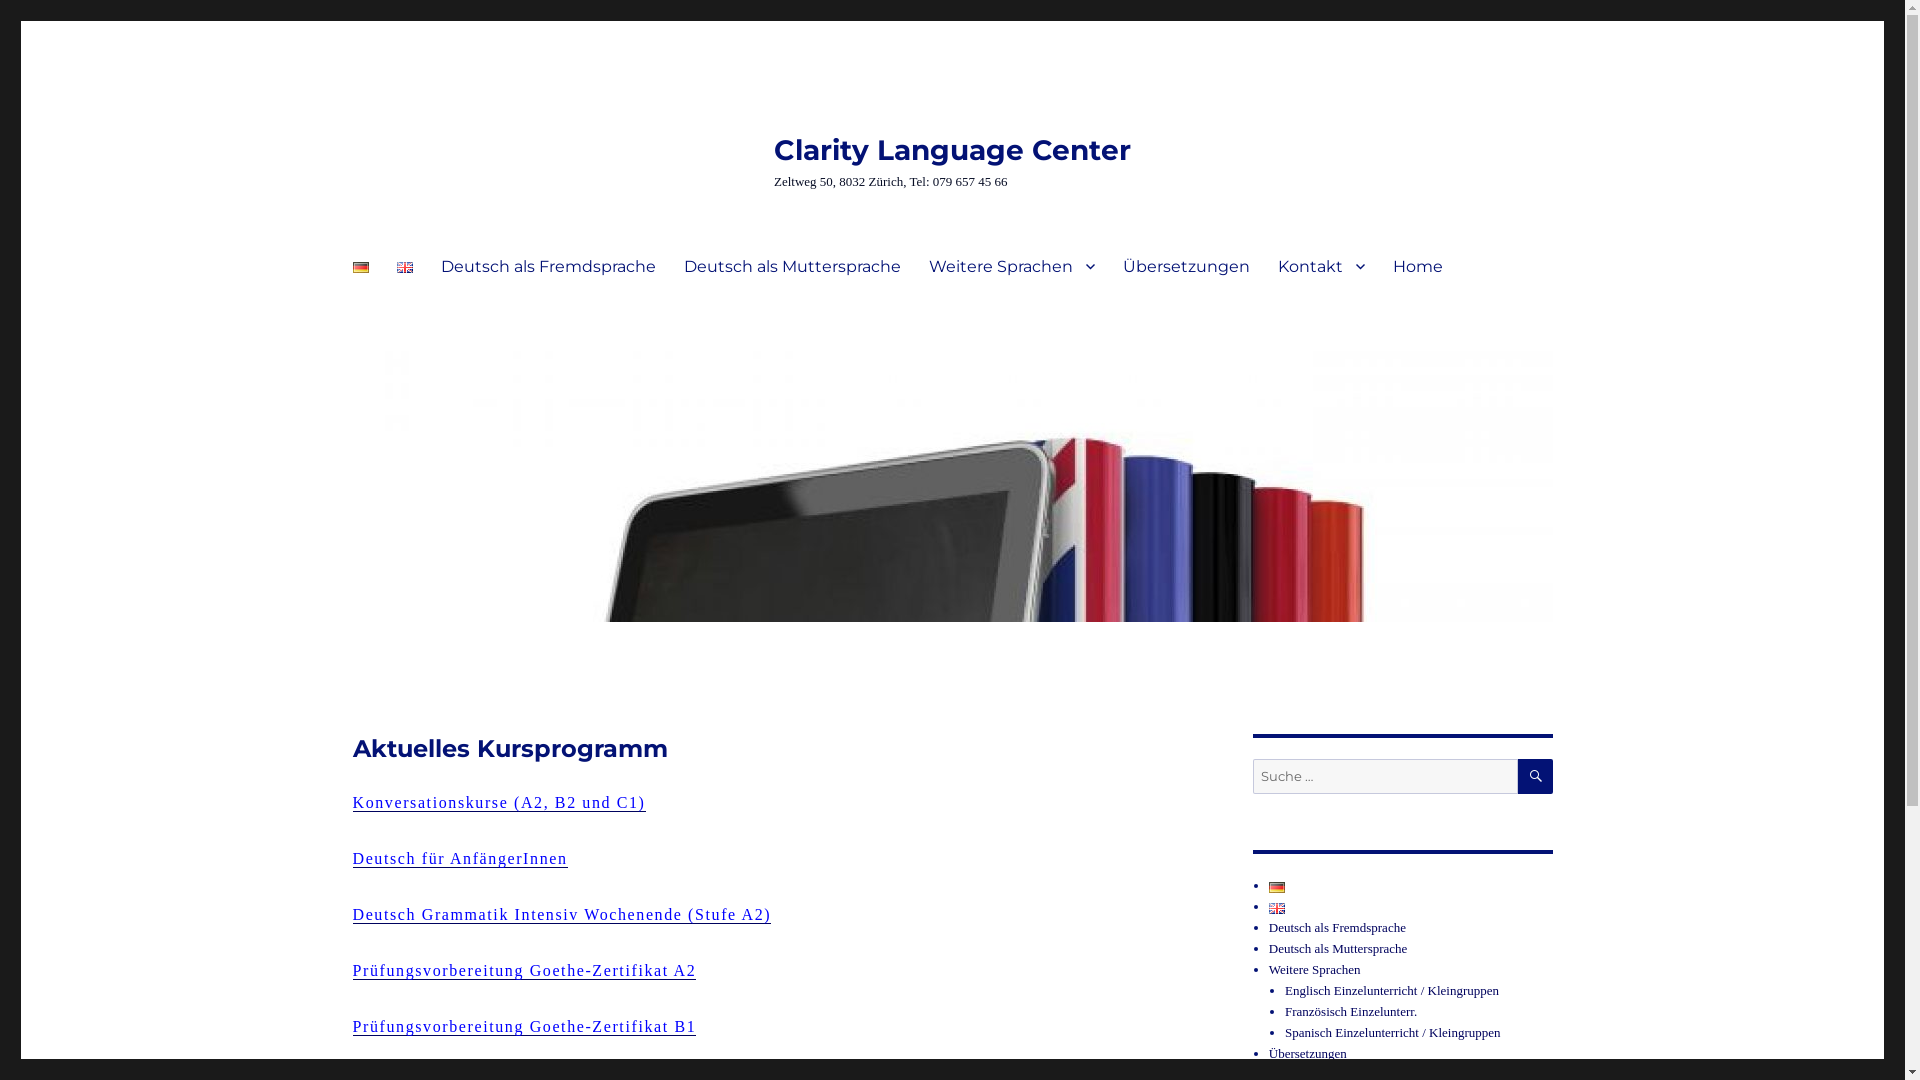  What do you see at coordinates (1337, 927) in the screenshot?
I see `'Deutsch als Fremdsprache'` at bounding box center [1337, 927].